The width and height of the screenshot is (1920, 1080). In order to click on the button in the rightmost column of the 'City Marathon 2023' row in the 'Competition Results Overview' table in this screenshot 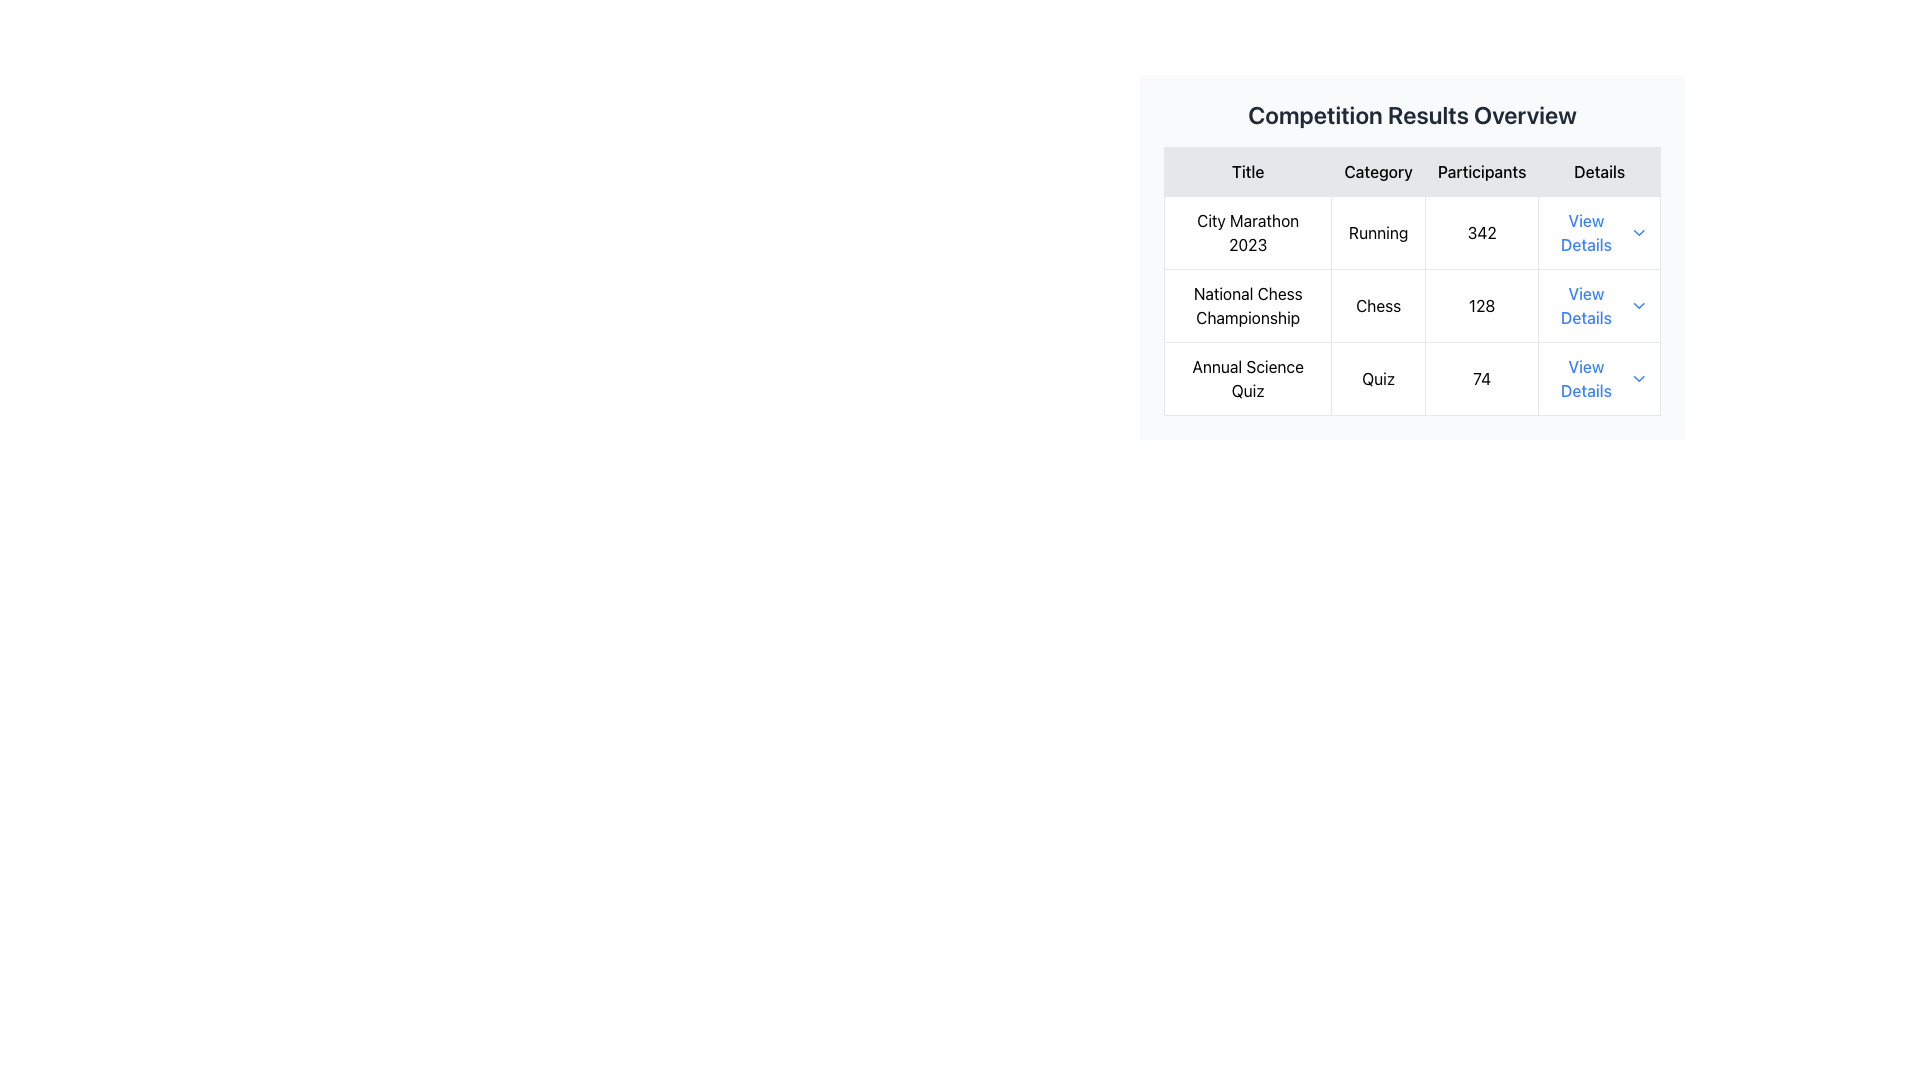, I will do `click(1597, 231)`.